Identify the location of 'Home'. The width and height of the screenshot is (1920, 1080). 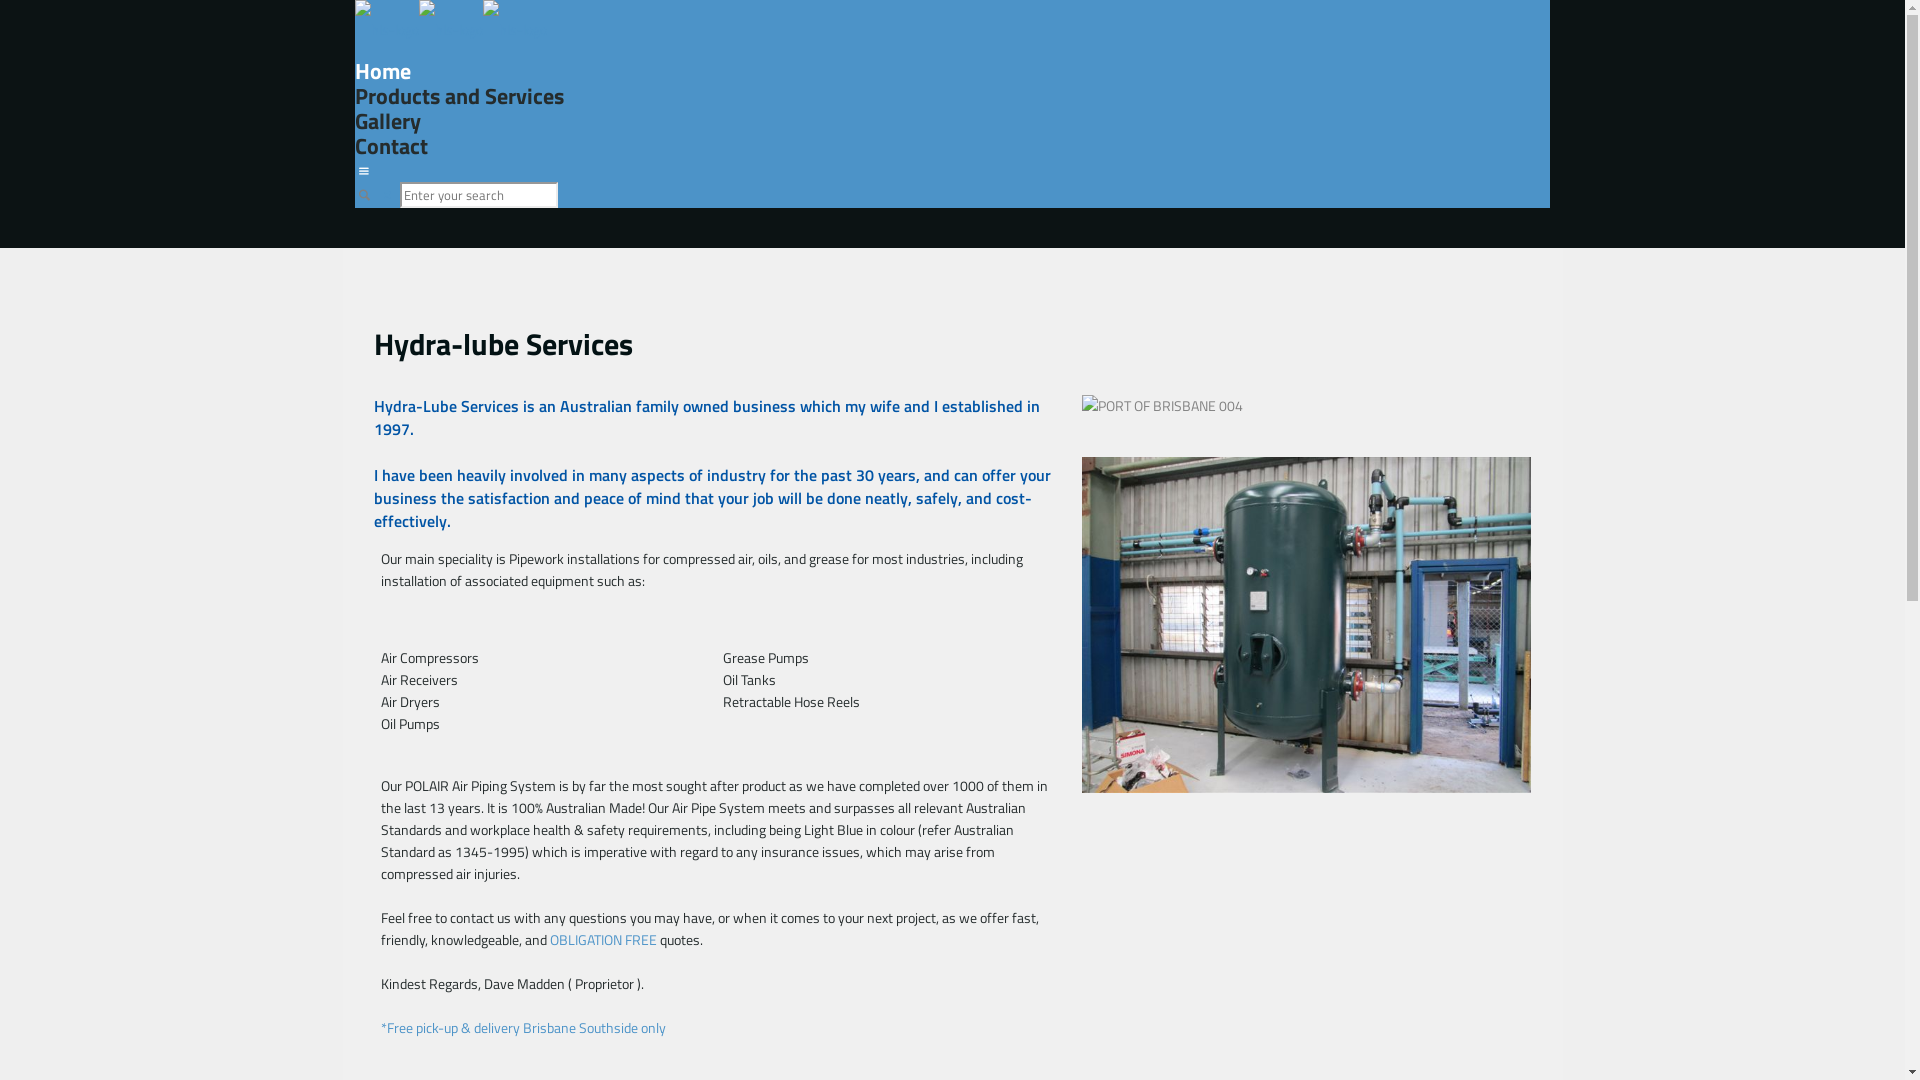
(383, 69).